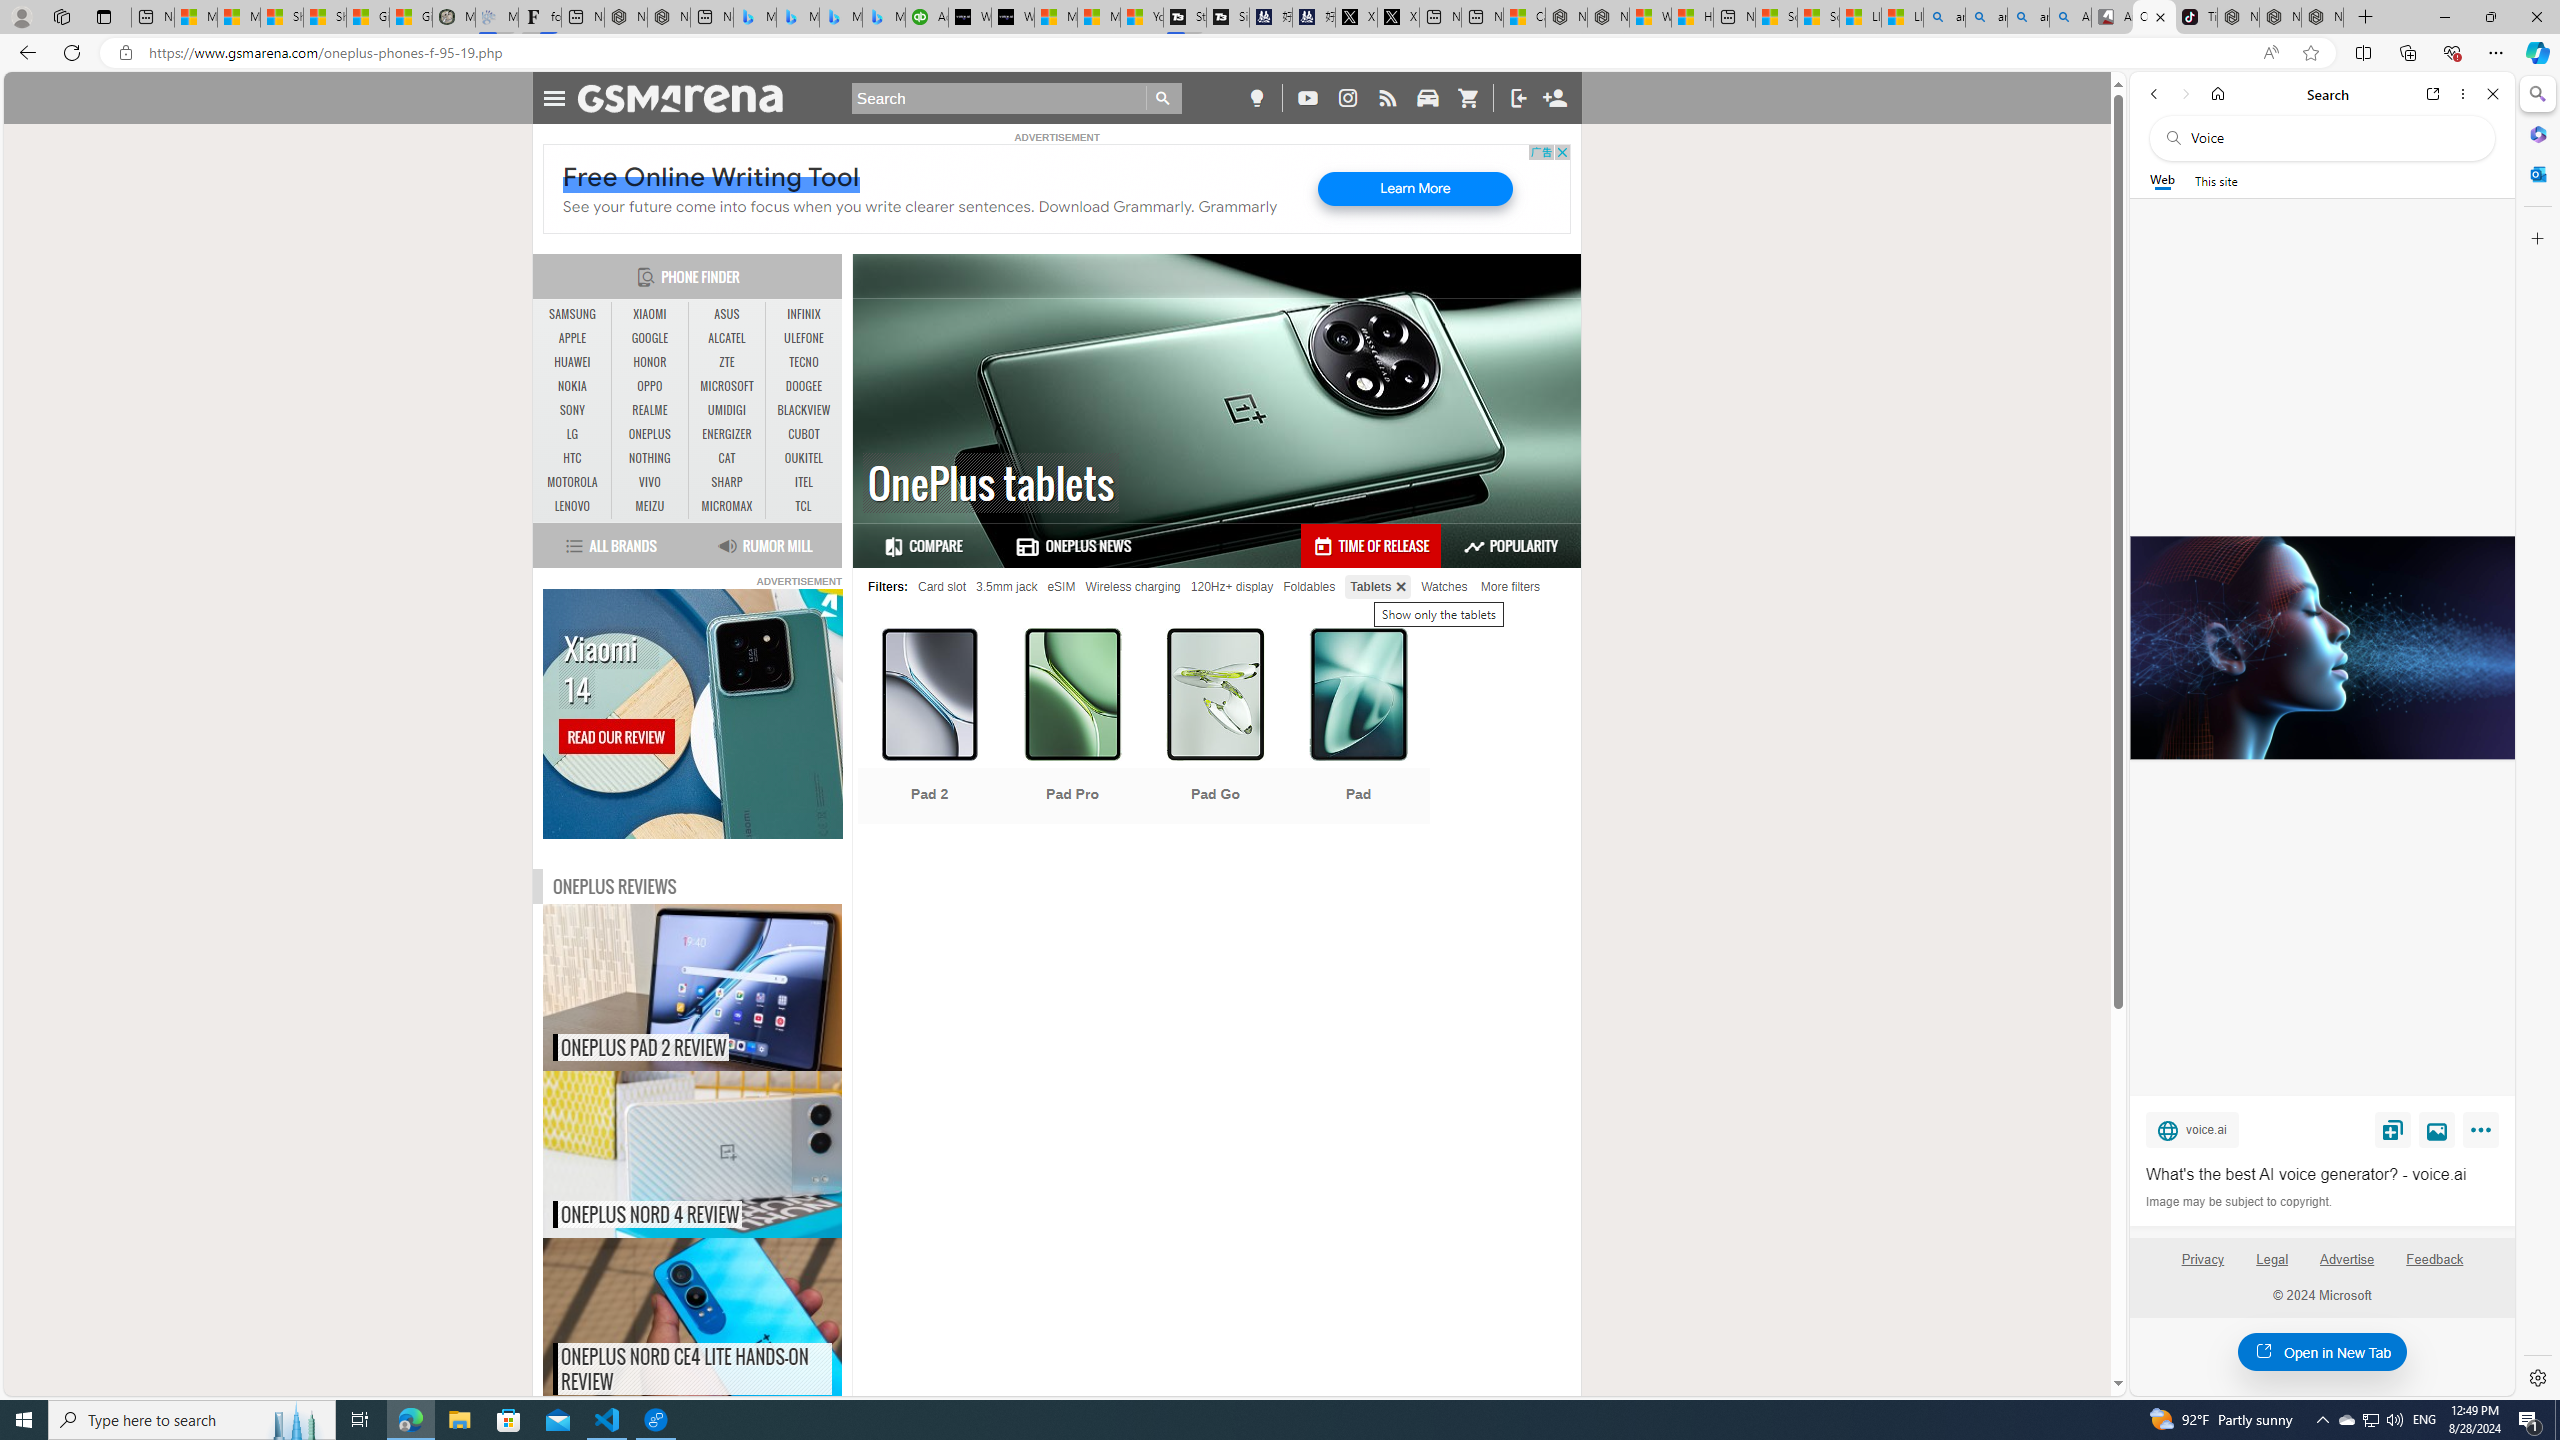 The height and width of the screenshot is (1440, 2560). I want to click on 'DOOGEE', so click(803, 386).